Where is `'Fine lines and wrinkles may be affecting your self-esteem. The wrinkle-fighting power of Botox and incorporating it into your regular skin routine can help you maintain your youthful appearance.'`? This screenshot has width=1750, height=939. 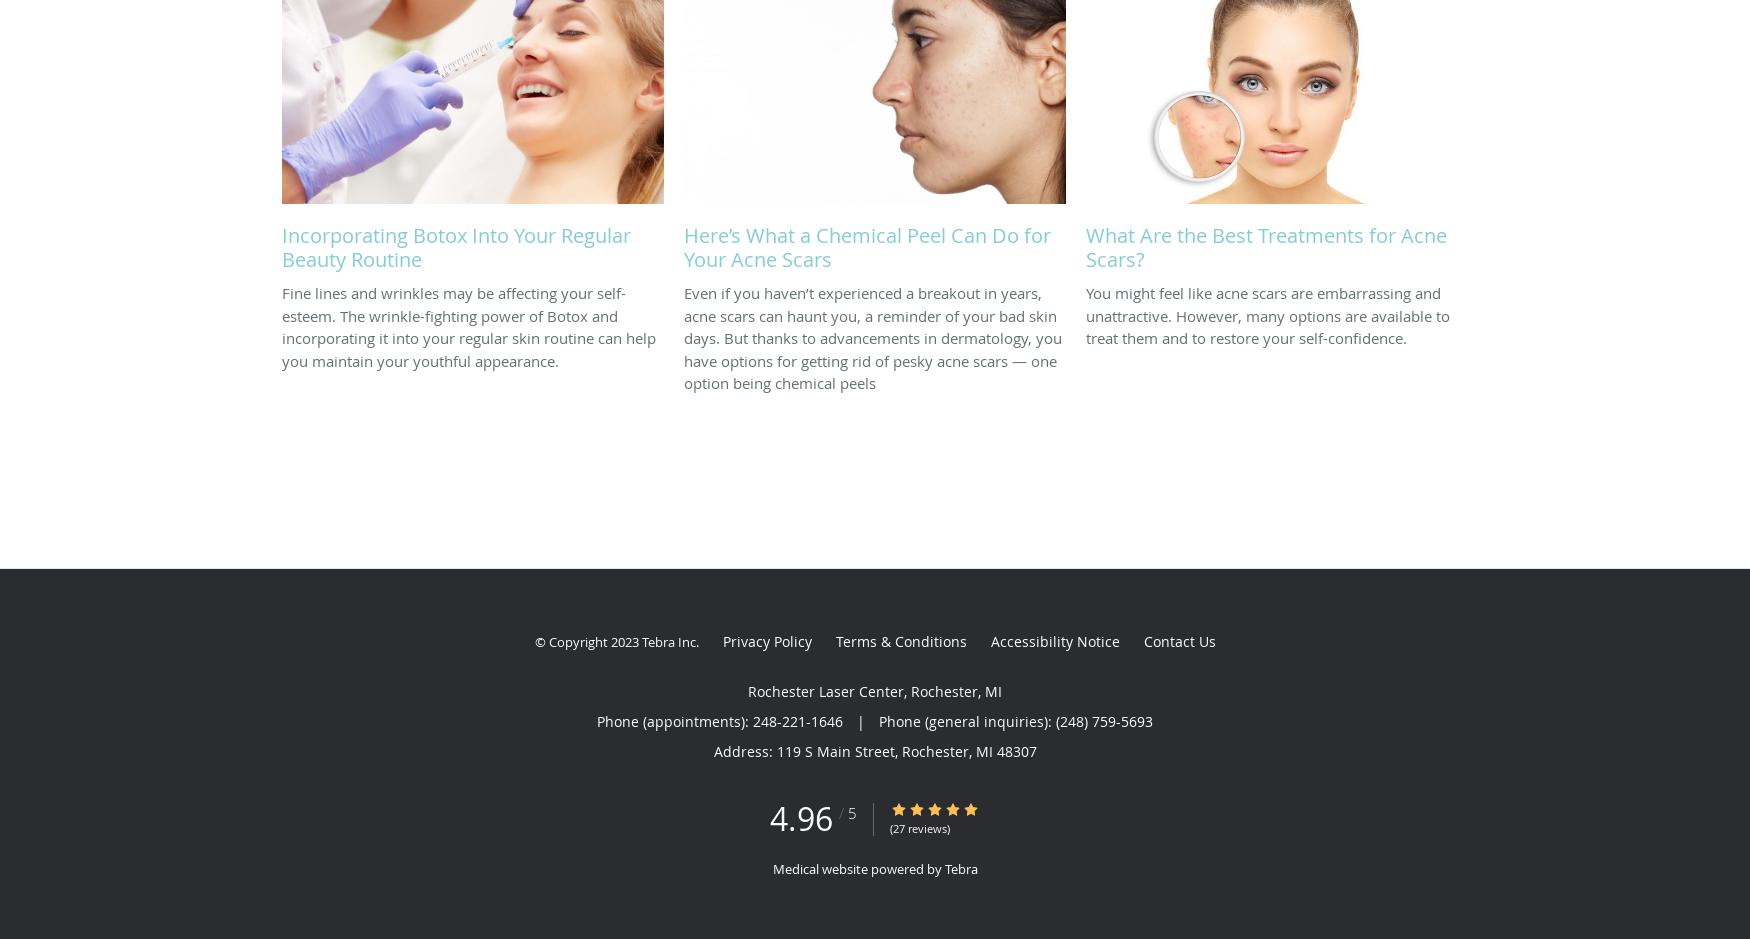
'Fine lines and wrinkles may be affecting your self-esteem. The wrinkle-fighting power of Botox and incorporating it into your regular skin routine can help you maintain your youthful appearance.' is located at coordinates (469, 325).